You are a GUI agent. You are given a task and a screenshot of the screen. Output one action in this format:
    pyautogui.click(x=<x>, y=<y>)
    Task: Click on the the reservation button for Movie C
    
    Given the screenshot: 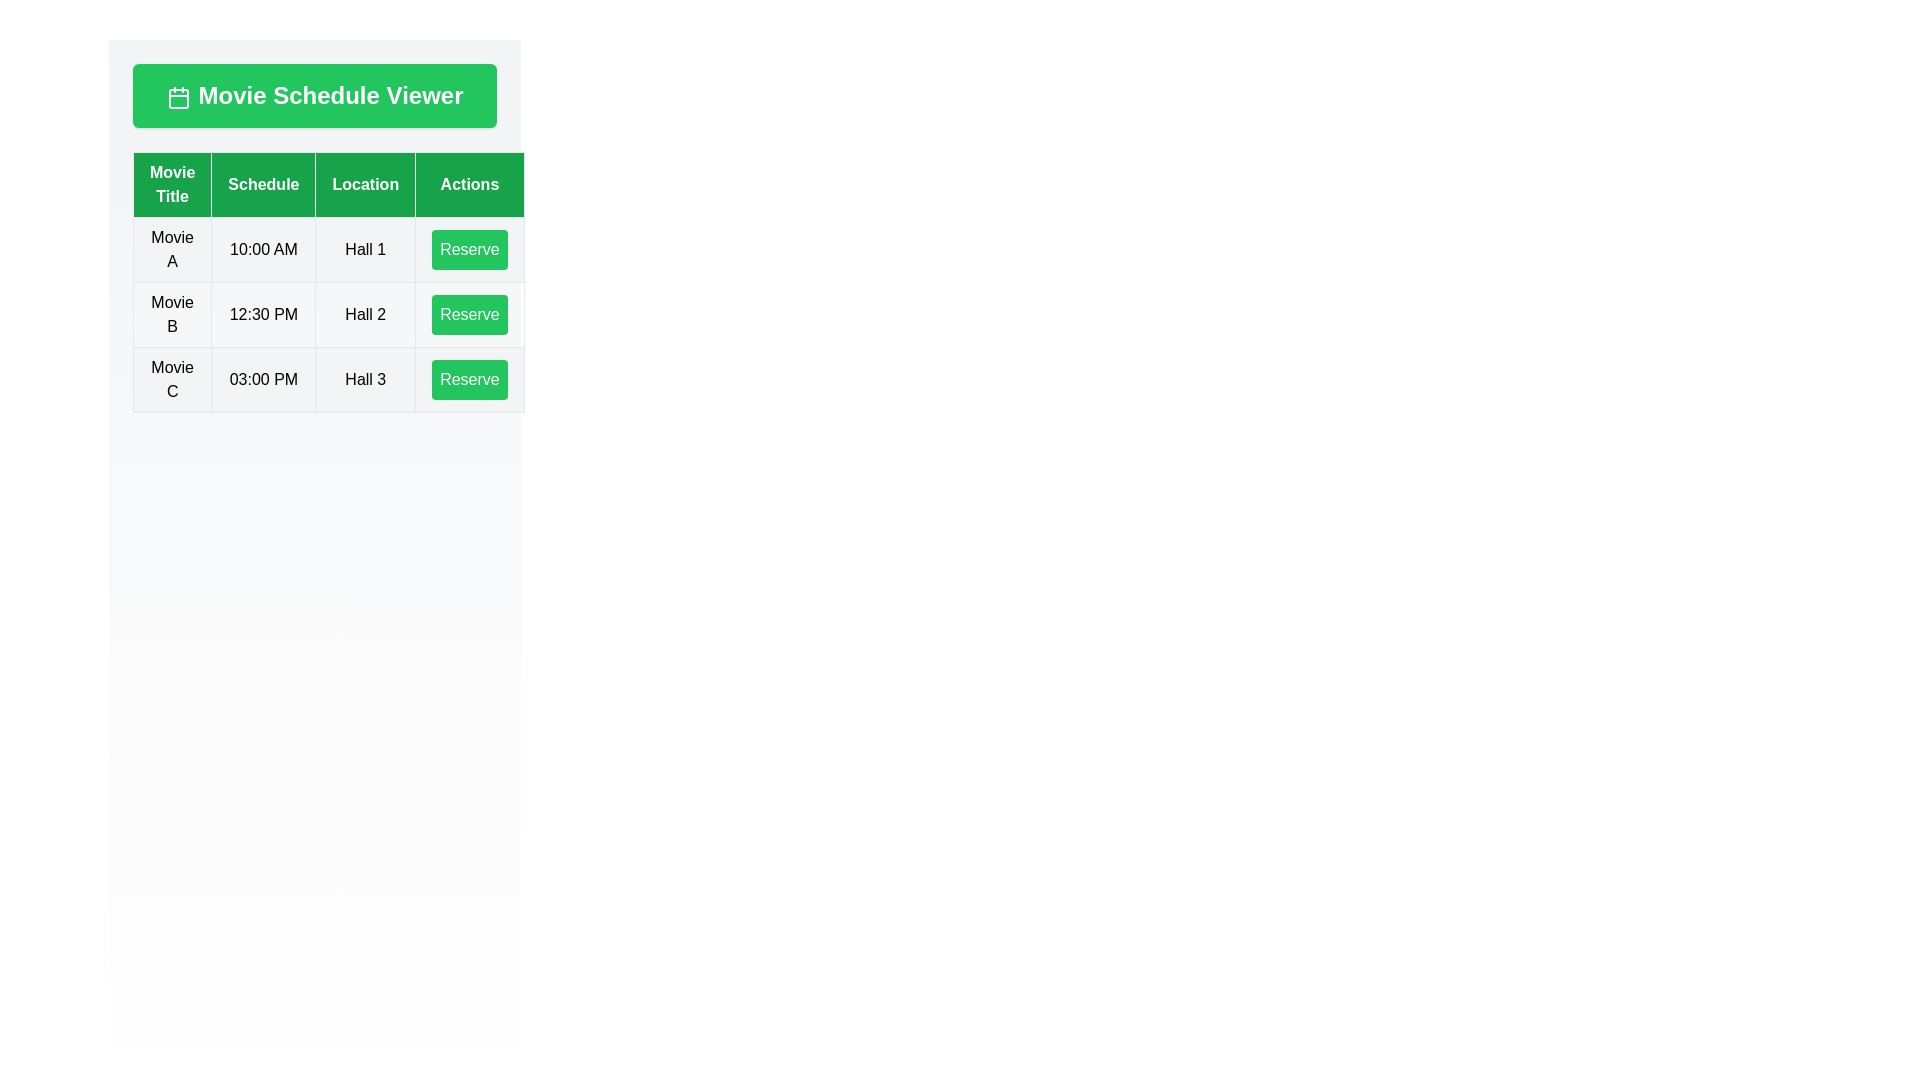 What is the action you would take?
    pyautogui.click(x=469, y=380)
    